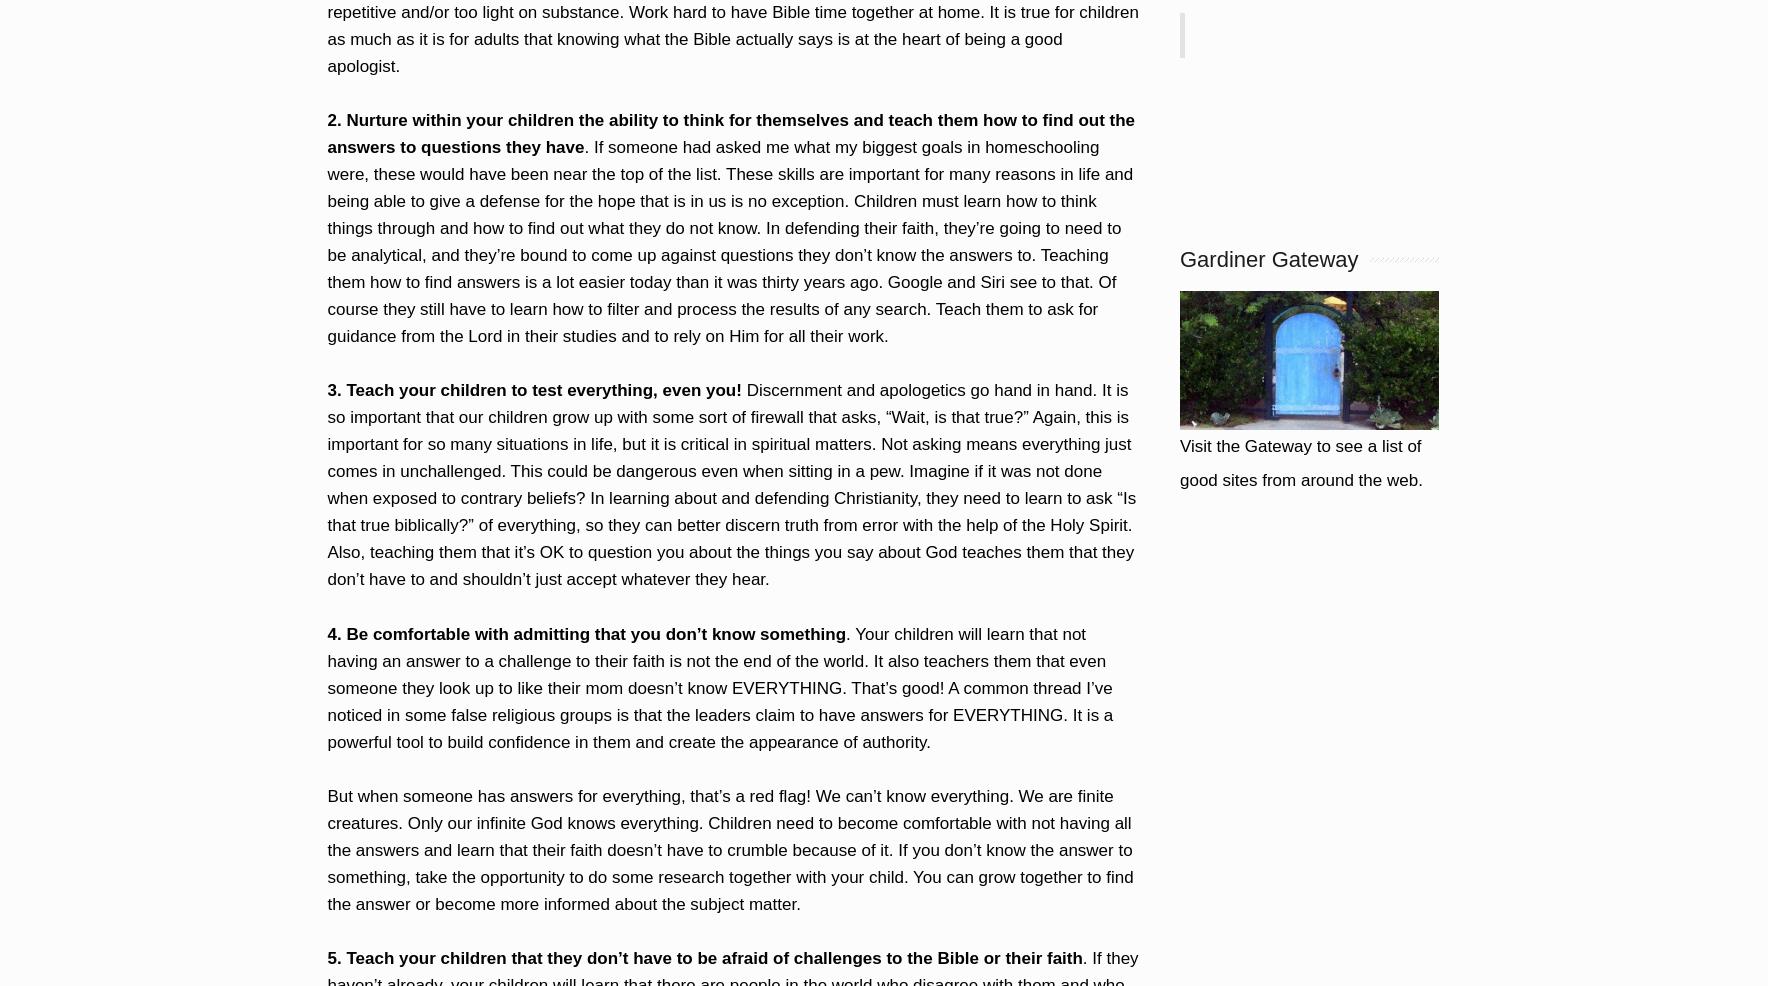  What do you see at coordinates (333, 633) in the screenshot?
I see `'4.'` at bounding box center [333, 633].